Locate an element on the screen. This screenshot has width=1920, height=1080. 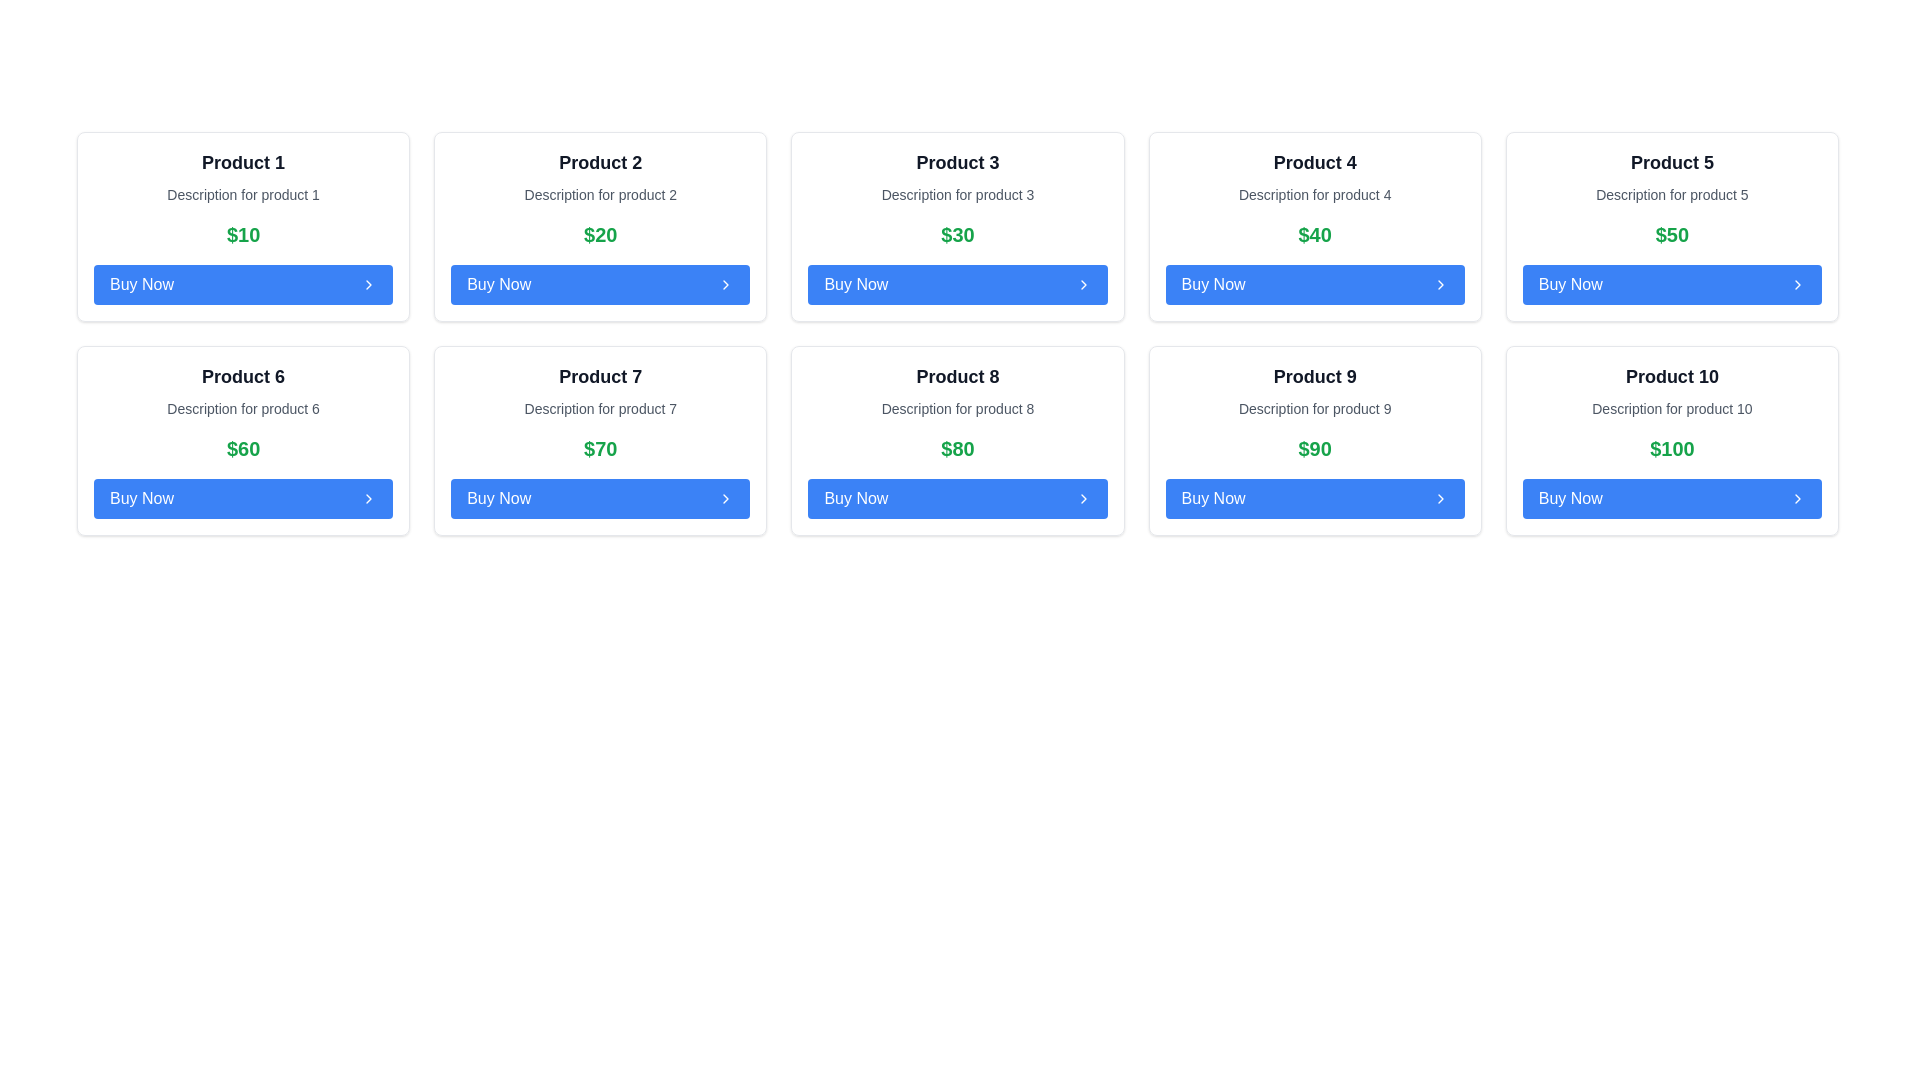
the chevron icon embedded in the 'Buy Now' button located in the bottom section of the 'Product 8' card, which is in the second row and third column of the grid layout is located at coordinates (1082, 497).